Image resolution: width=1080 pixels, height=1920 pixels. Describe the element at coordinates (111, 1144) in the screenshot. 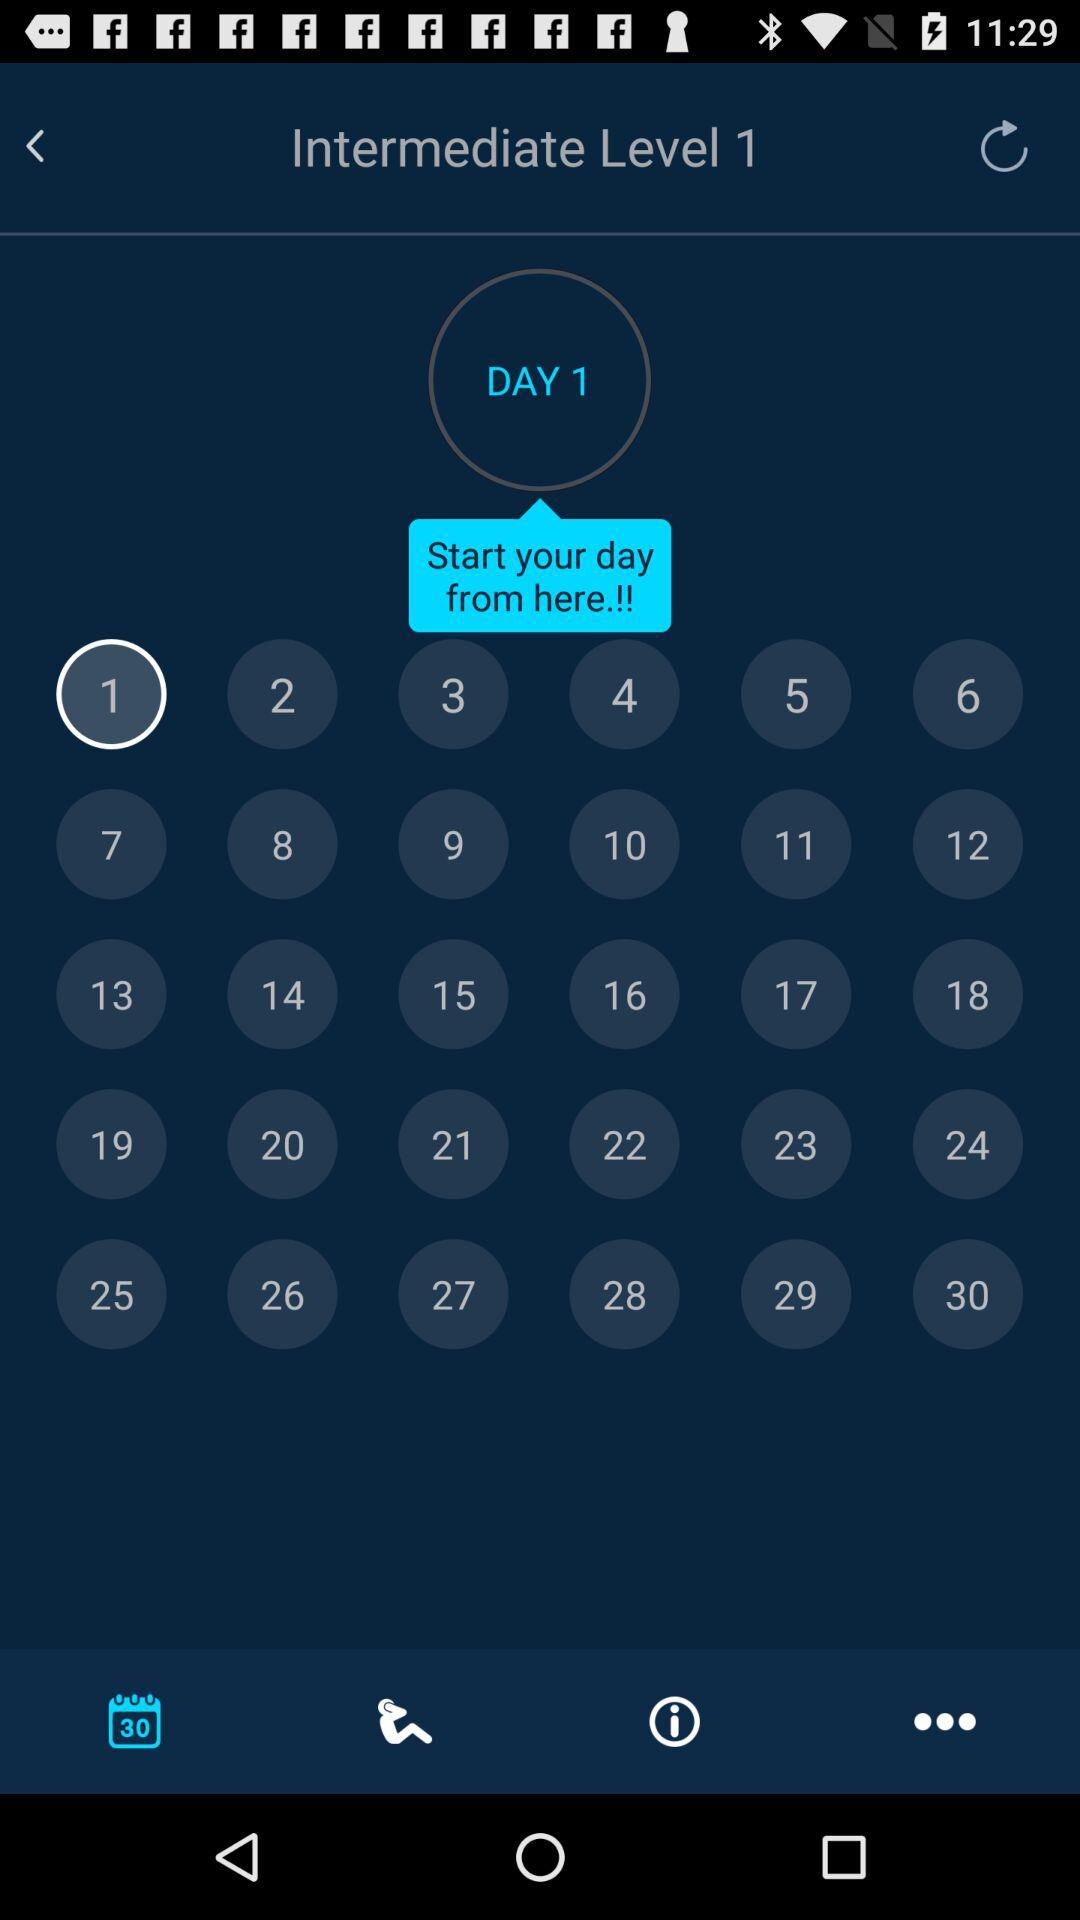

I see `please calculate` at that location.